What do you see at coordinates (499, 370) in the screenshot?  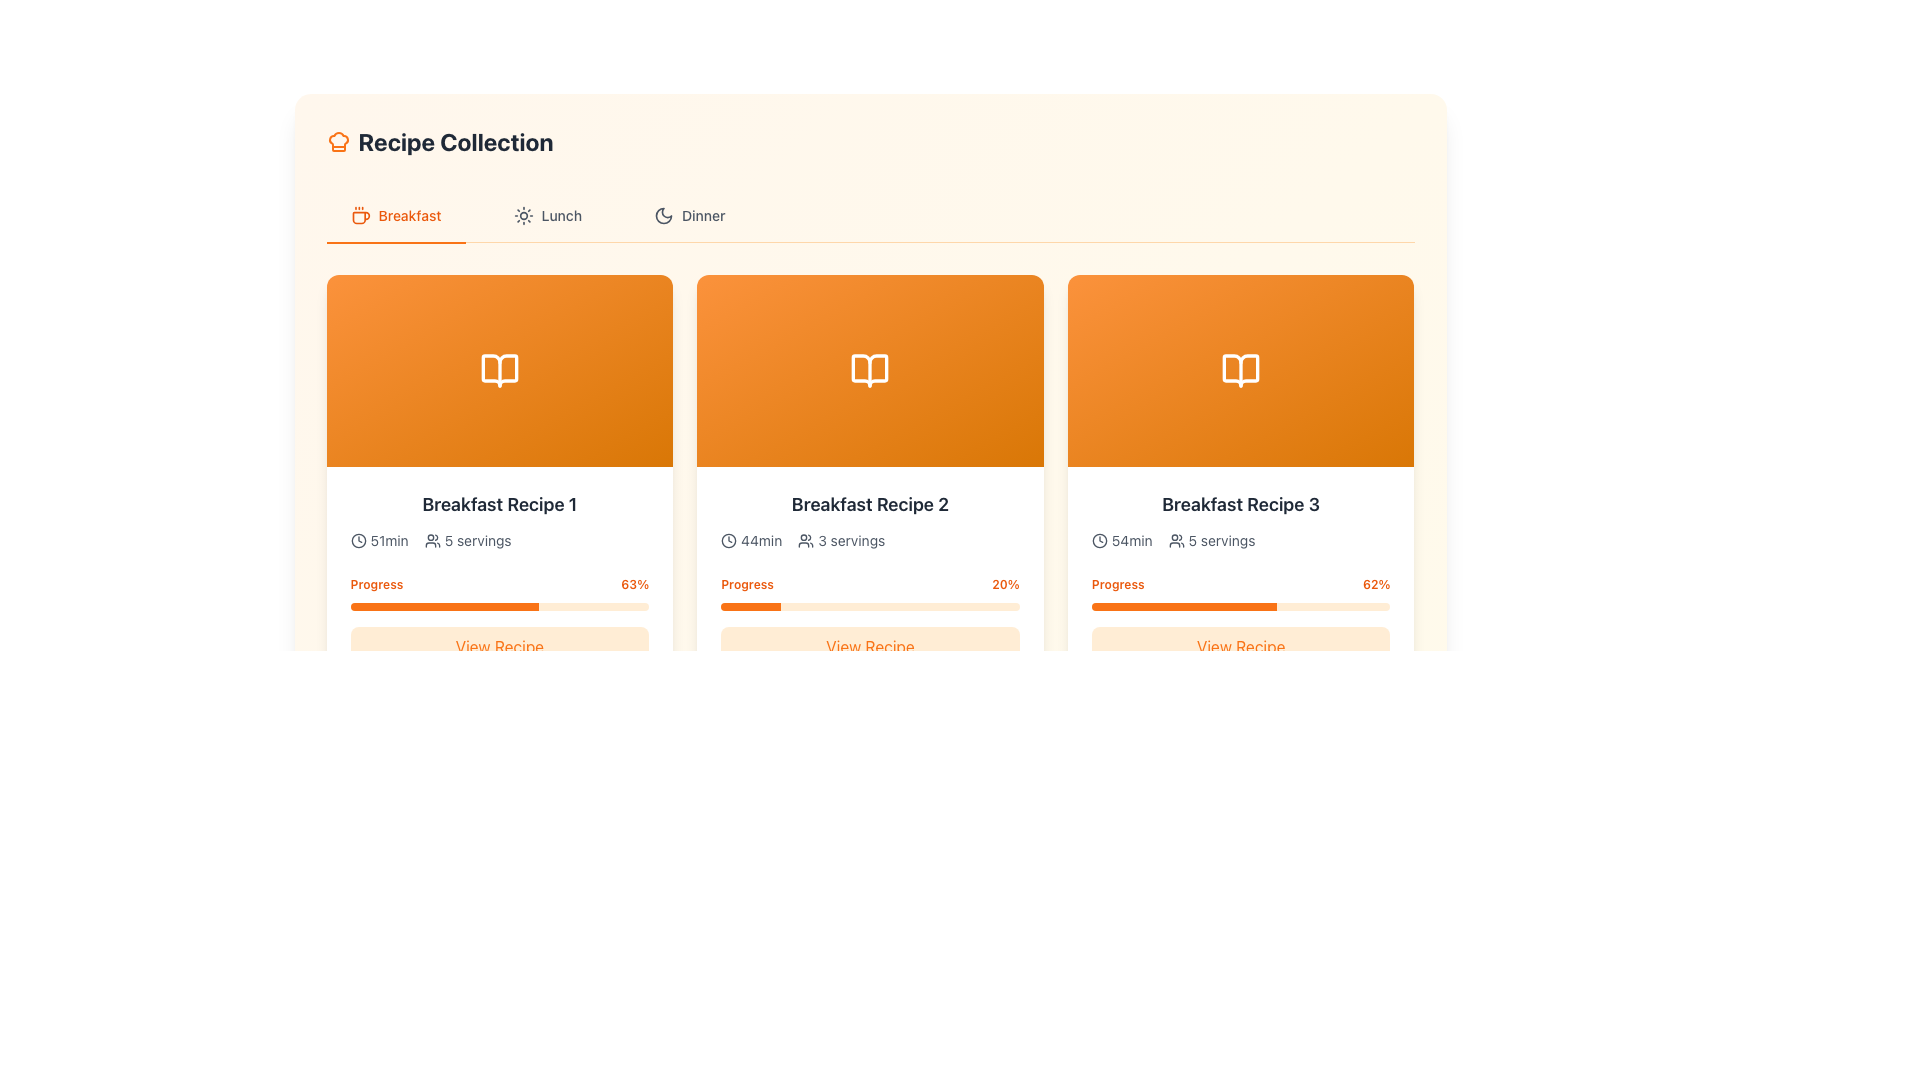 I see `the icon representing the concept of reading or accessing details about 'Breakfast Recipe 1', which is located in the header section of the first recipe card` at bounding box center [499, 370].